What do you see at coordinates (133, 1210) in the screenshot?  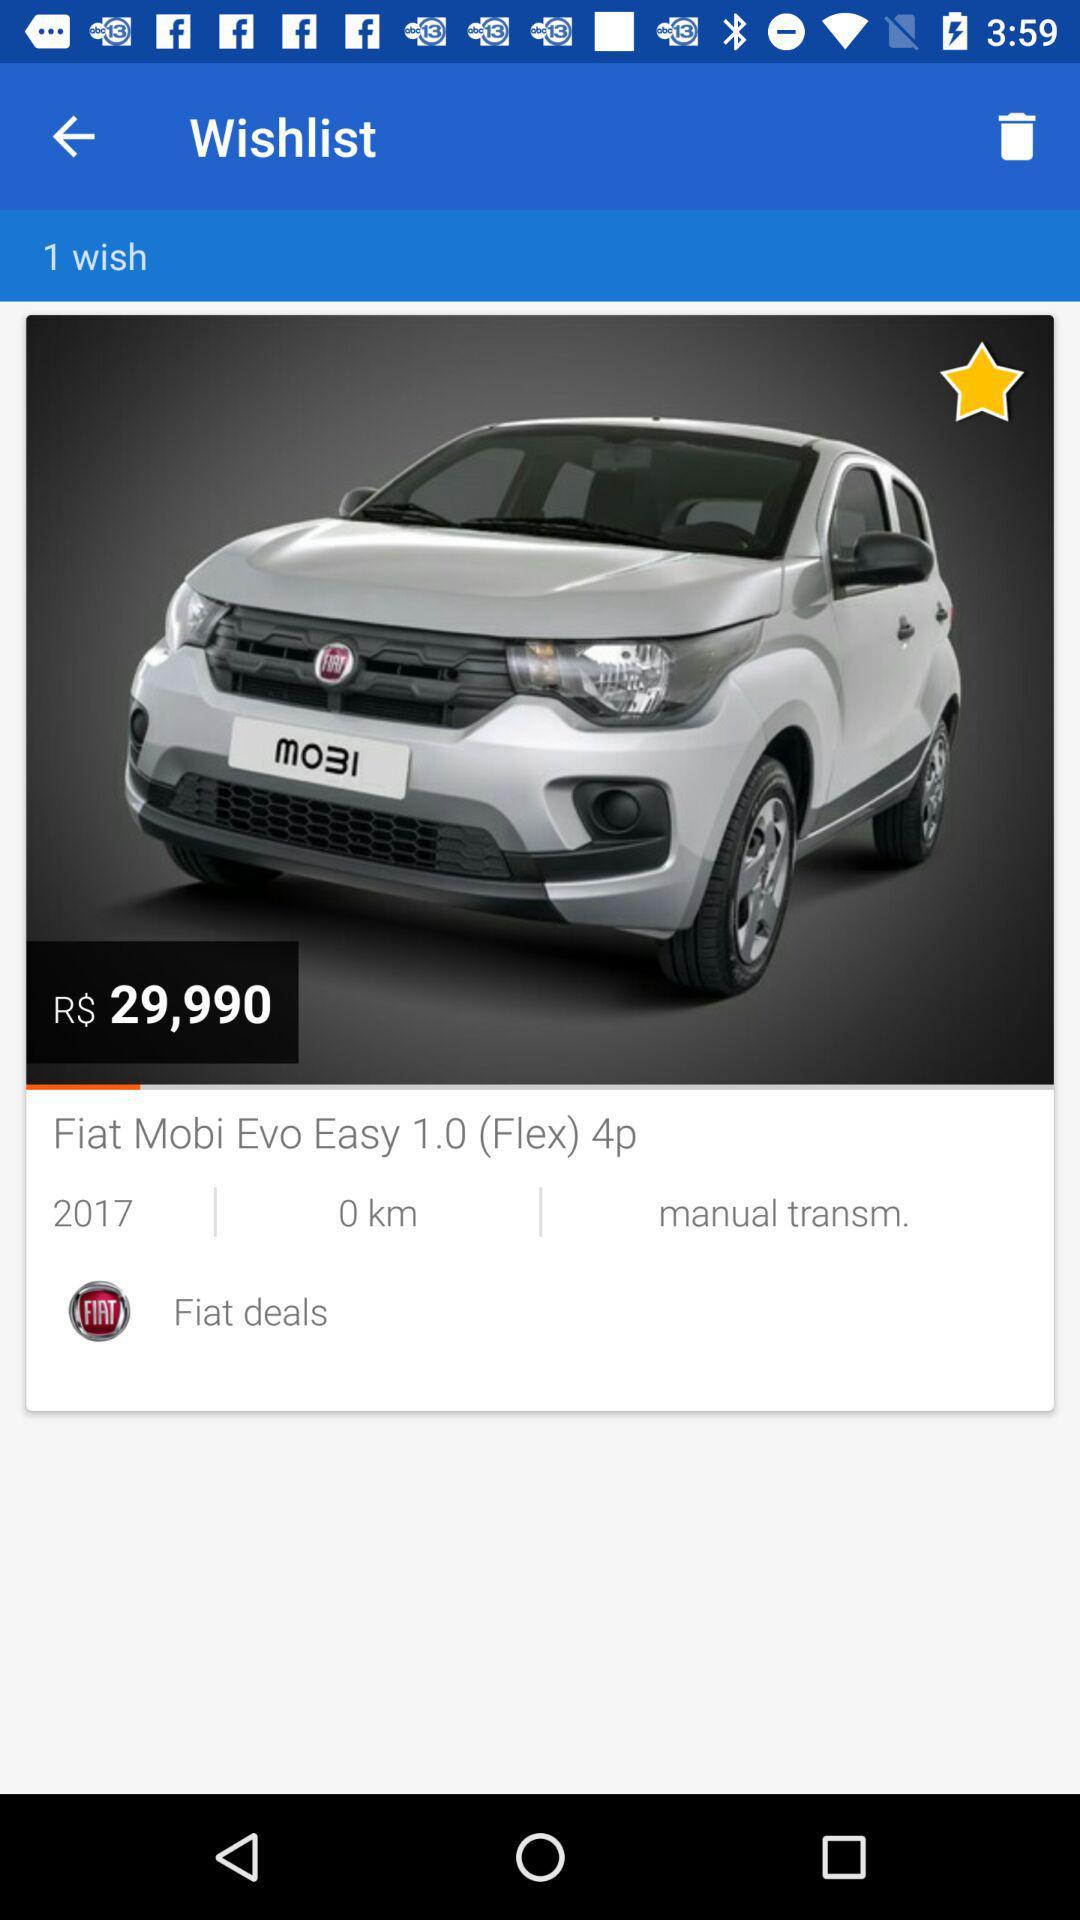 I see `the icon next to 0 km icon` at bounding box center [133, 1210].